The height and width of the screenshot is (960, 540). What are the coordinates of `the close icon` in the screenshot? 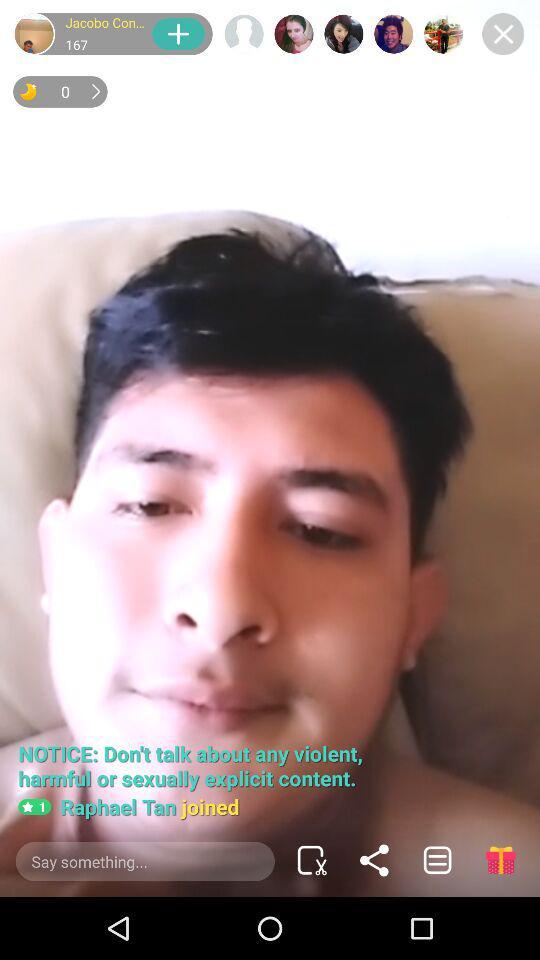 It's located at (502, 33).